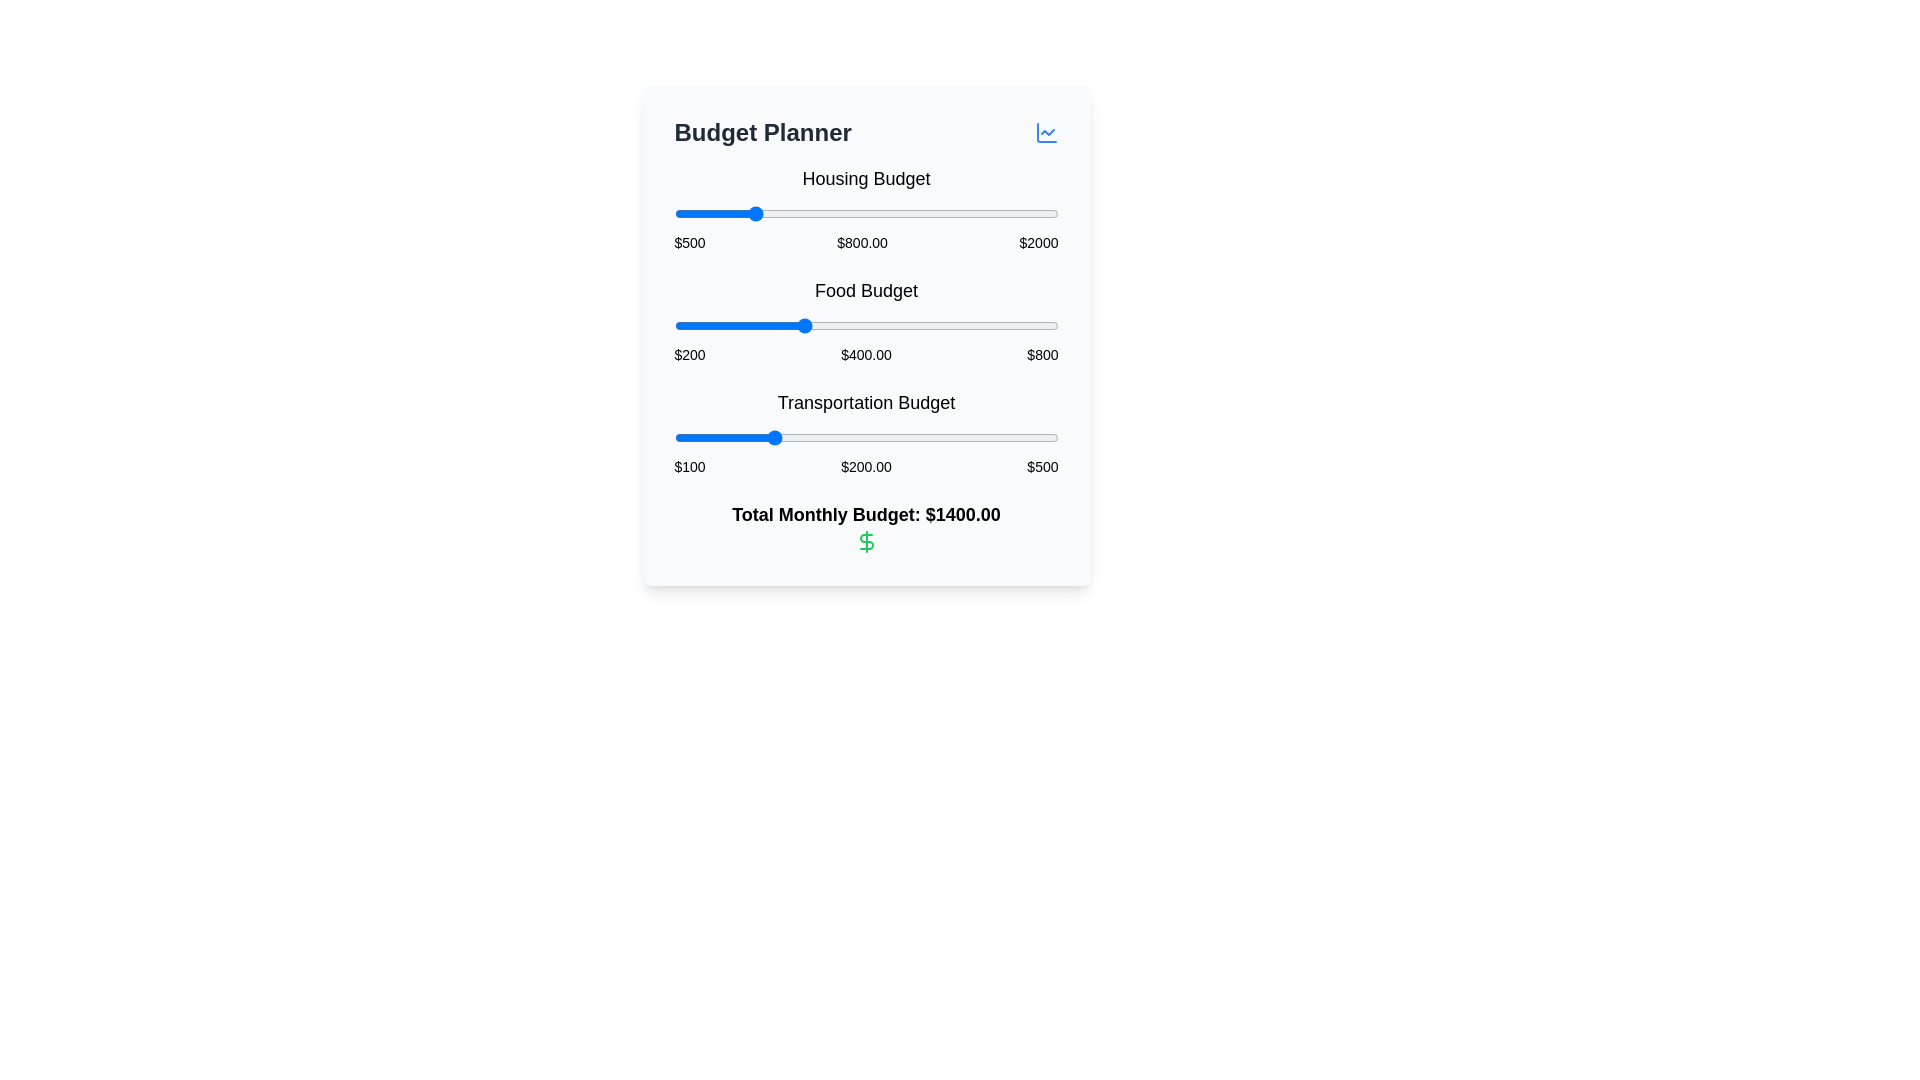 The image size is (1920, 1080). What do you see at coordinates (903, 325) in the screenshot?
I see `the Food Budget slider` at bounding box center [903, 325].